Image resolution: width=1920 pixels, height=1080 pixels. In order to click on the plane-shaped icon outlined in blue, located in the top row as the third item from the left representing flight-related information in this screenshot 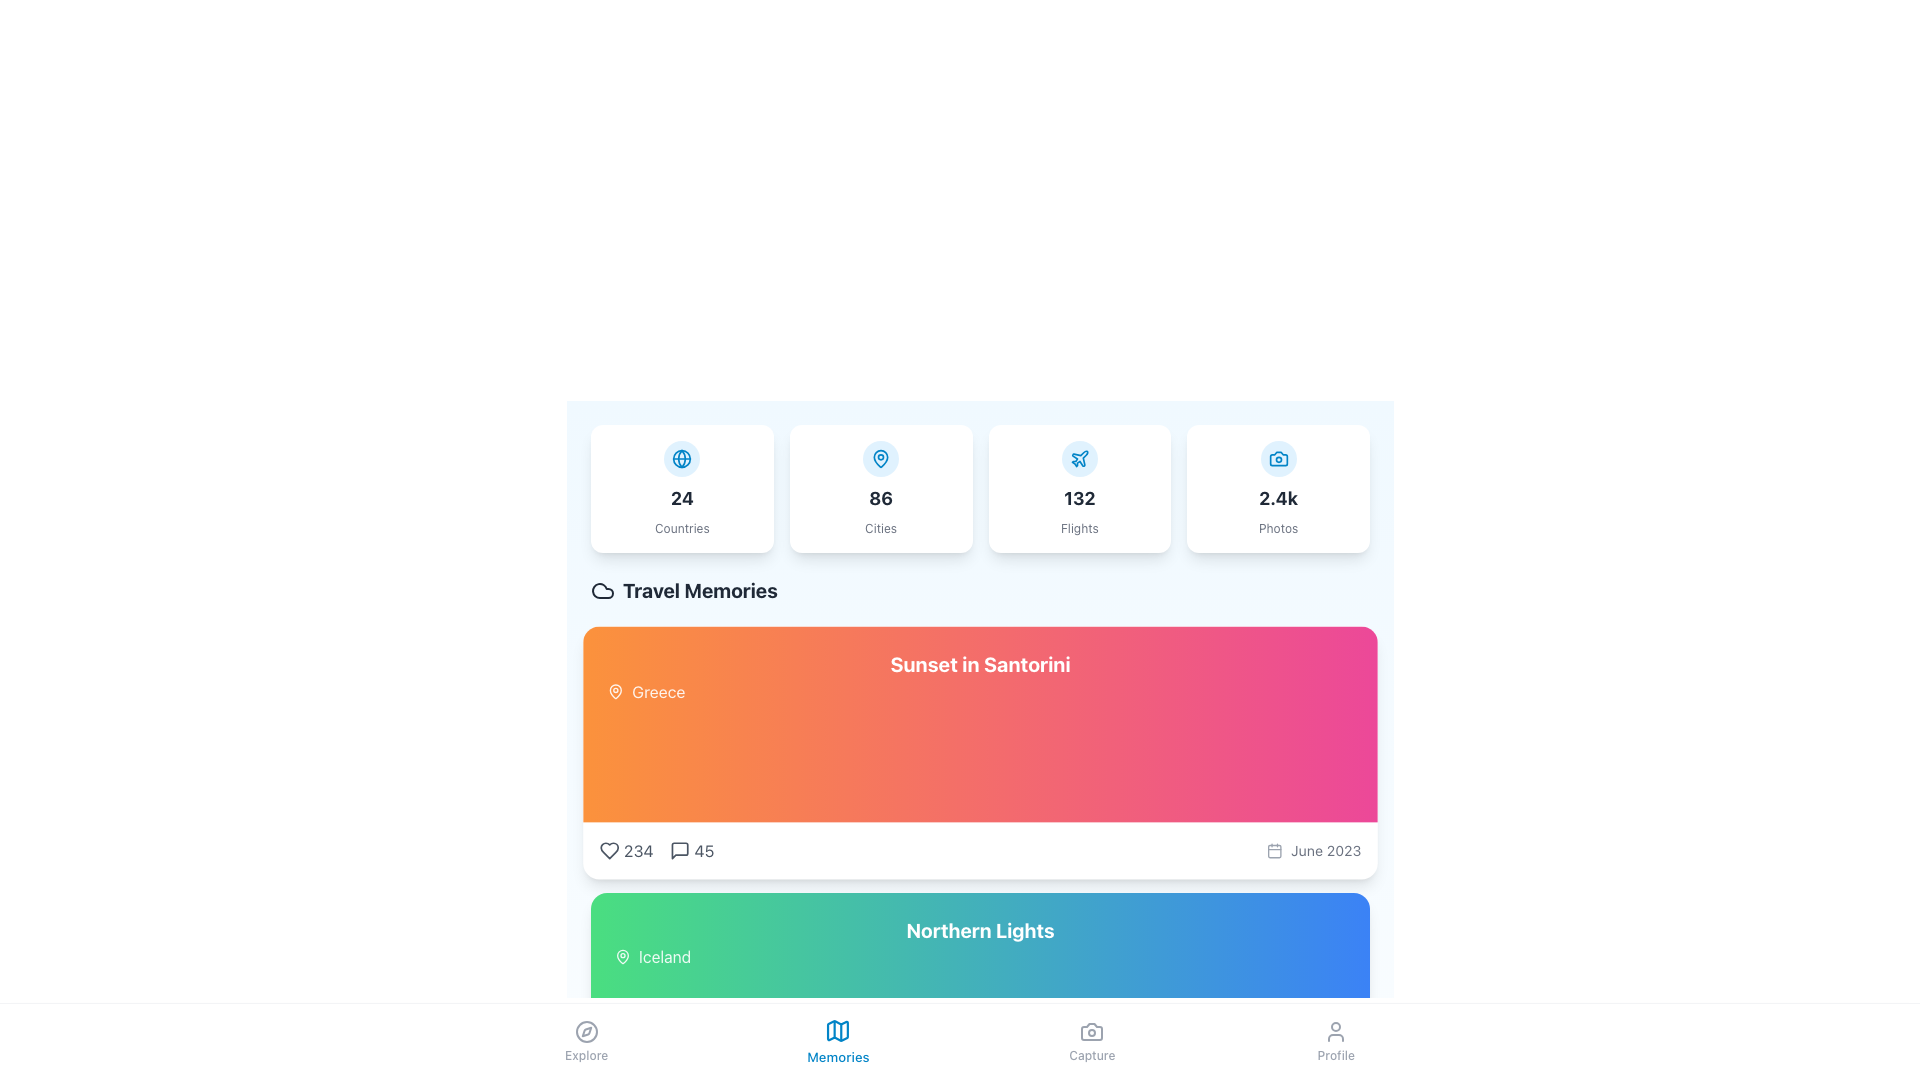, I will do `click(1078, 459)`.